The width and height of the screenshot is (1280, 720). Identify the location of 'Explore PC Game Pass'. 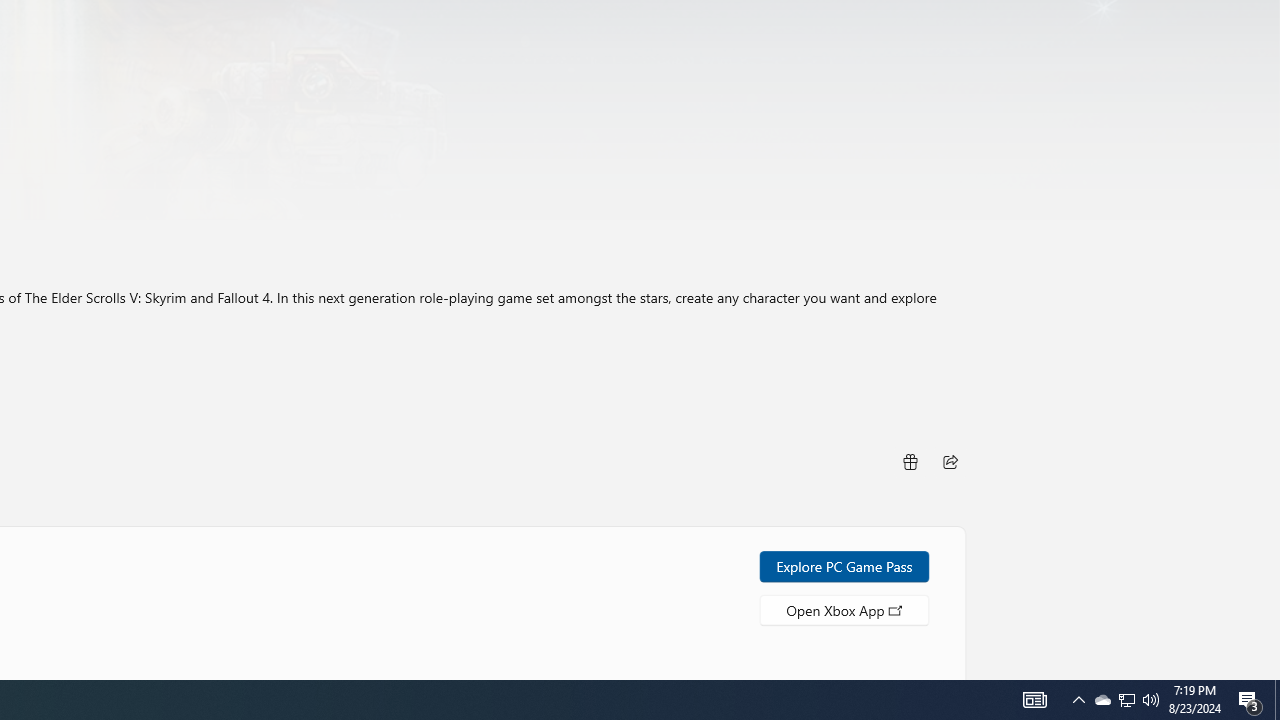
(844, 565).